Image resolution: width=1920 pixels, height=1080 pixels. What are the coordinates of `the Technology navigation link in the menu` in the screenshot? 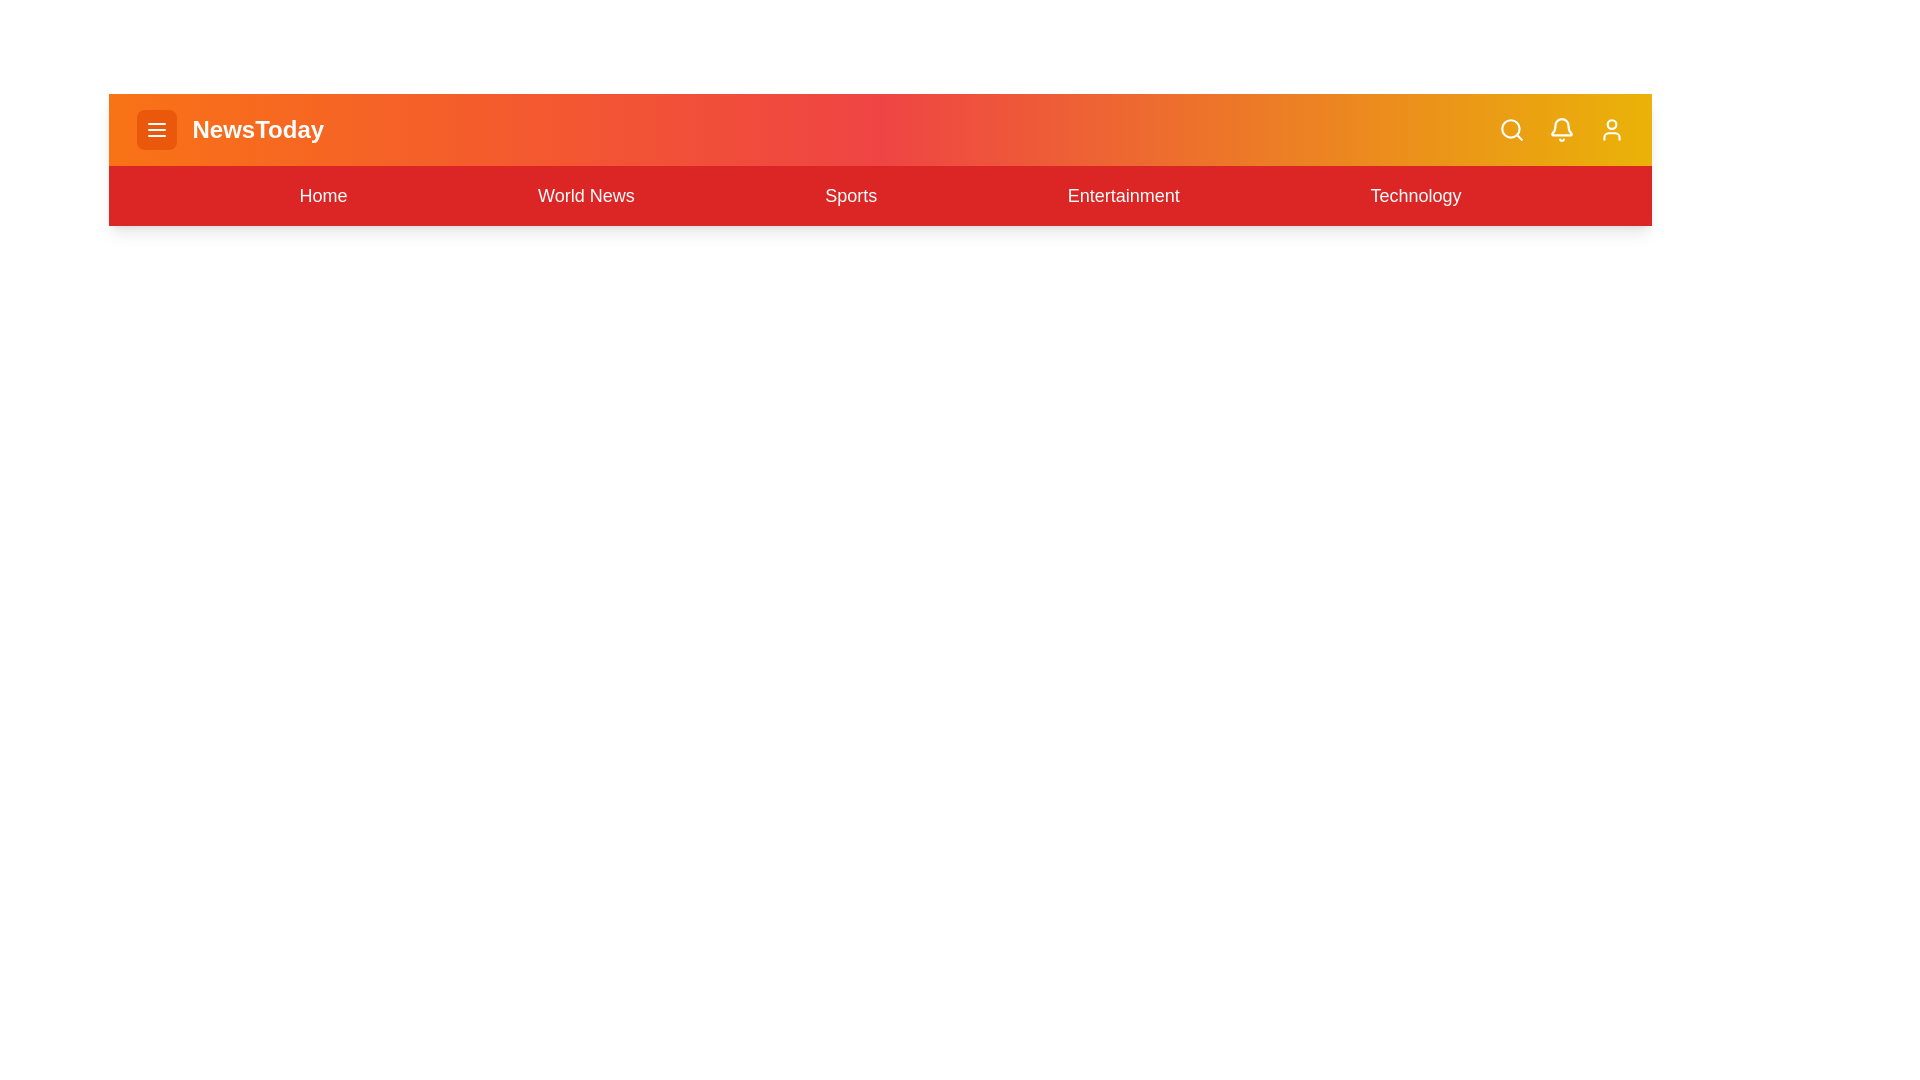 It's located at (1415, 196).